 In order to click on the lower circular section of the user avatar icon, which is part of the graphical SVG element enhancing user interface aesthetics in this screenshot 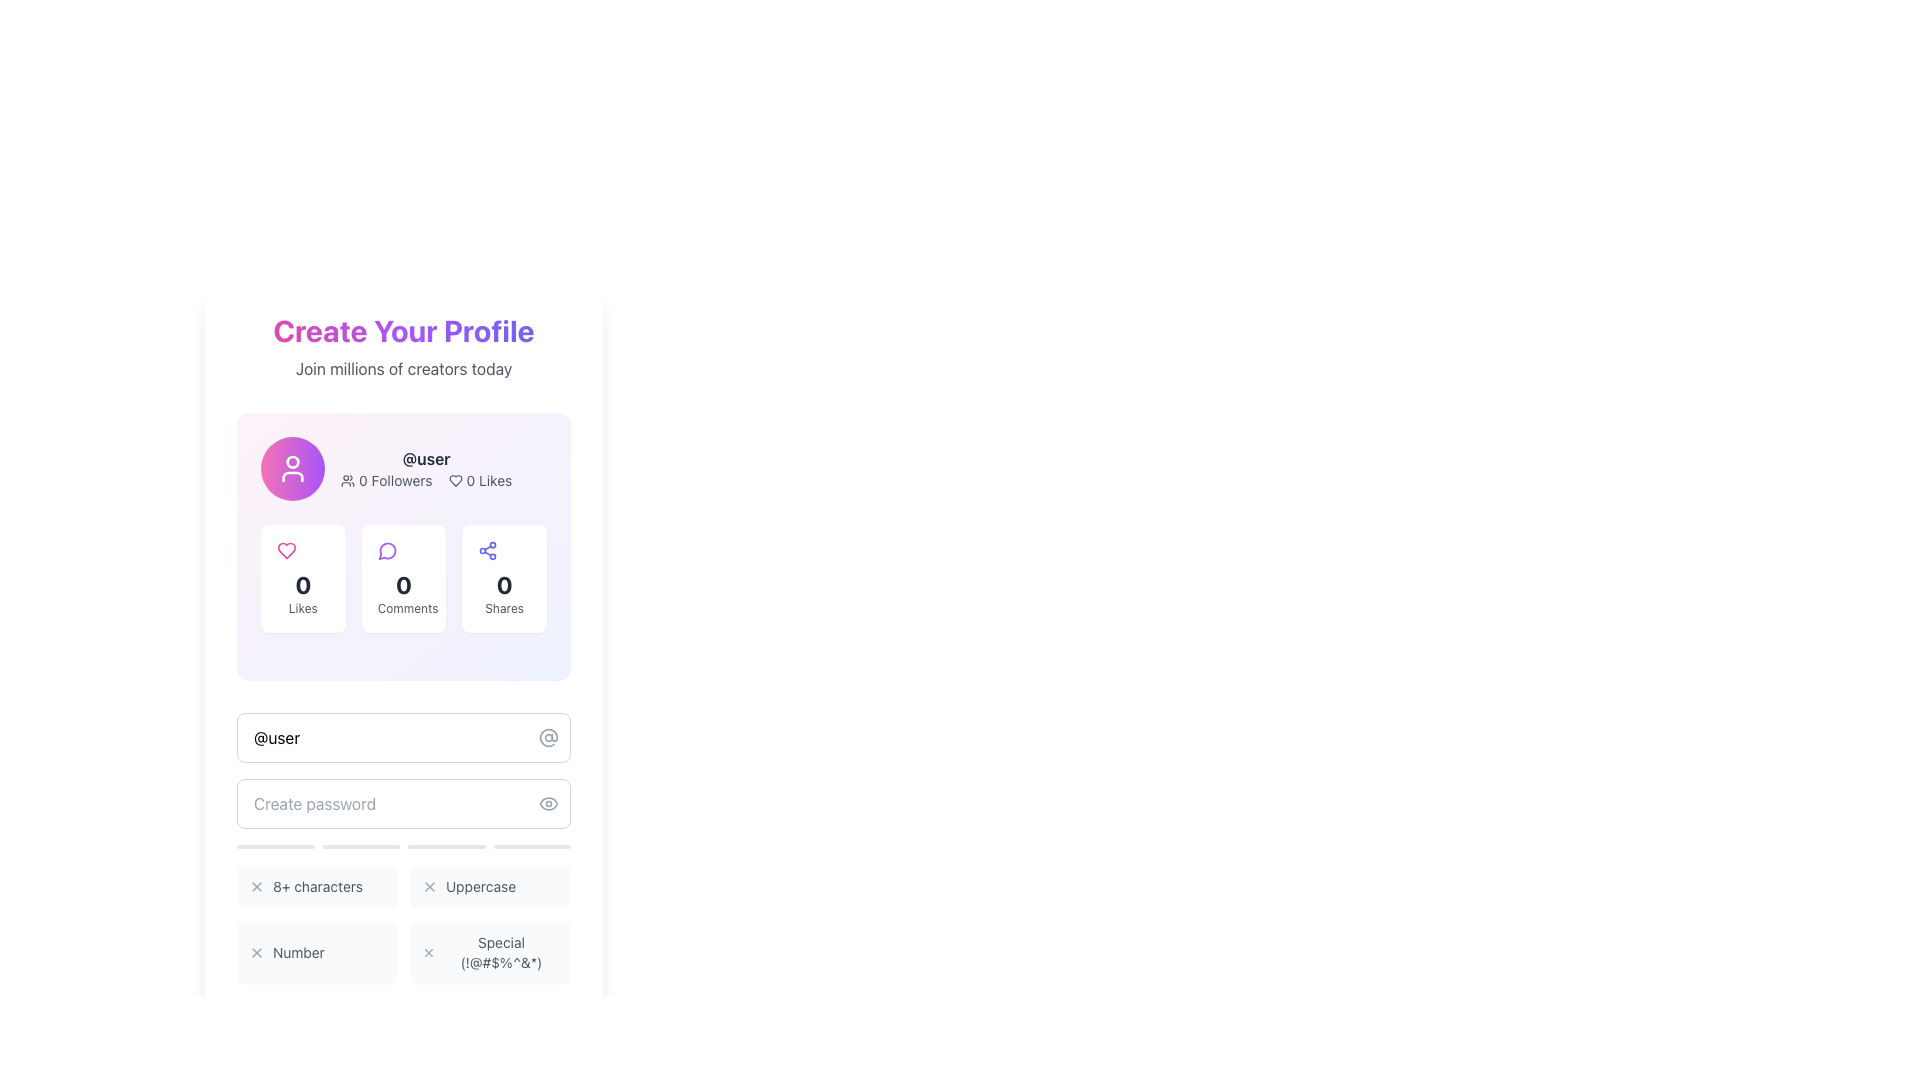, I will do `click(291, 477)`.